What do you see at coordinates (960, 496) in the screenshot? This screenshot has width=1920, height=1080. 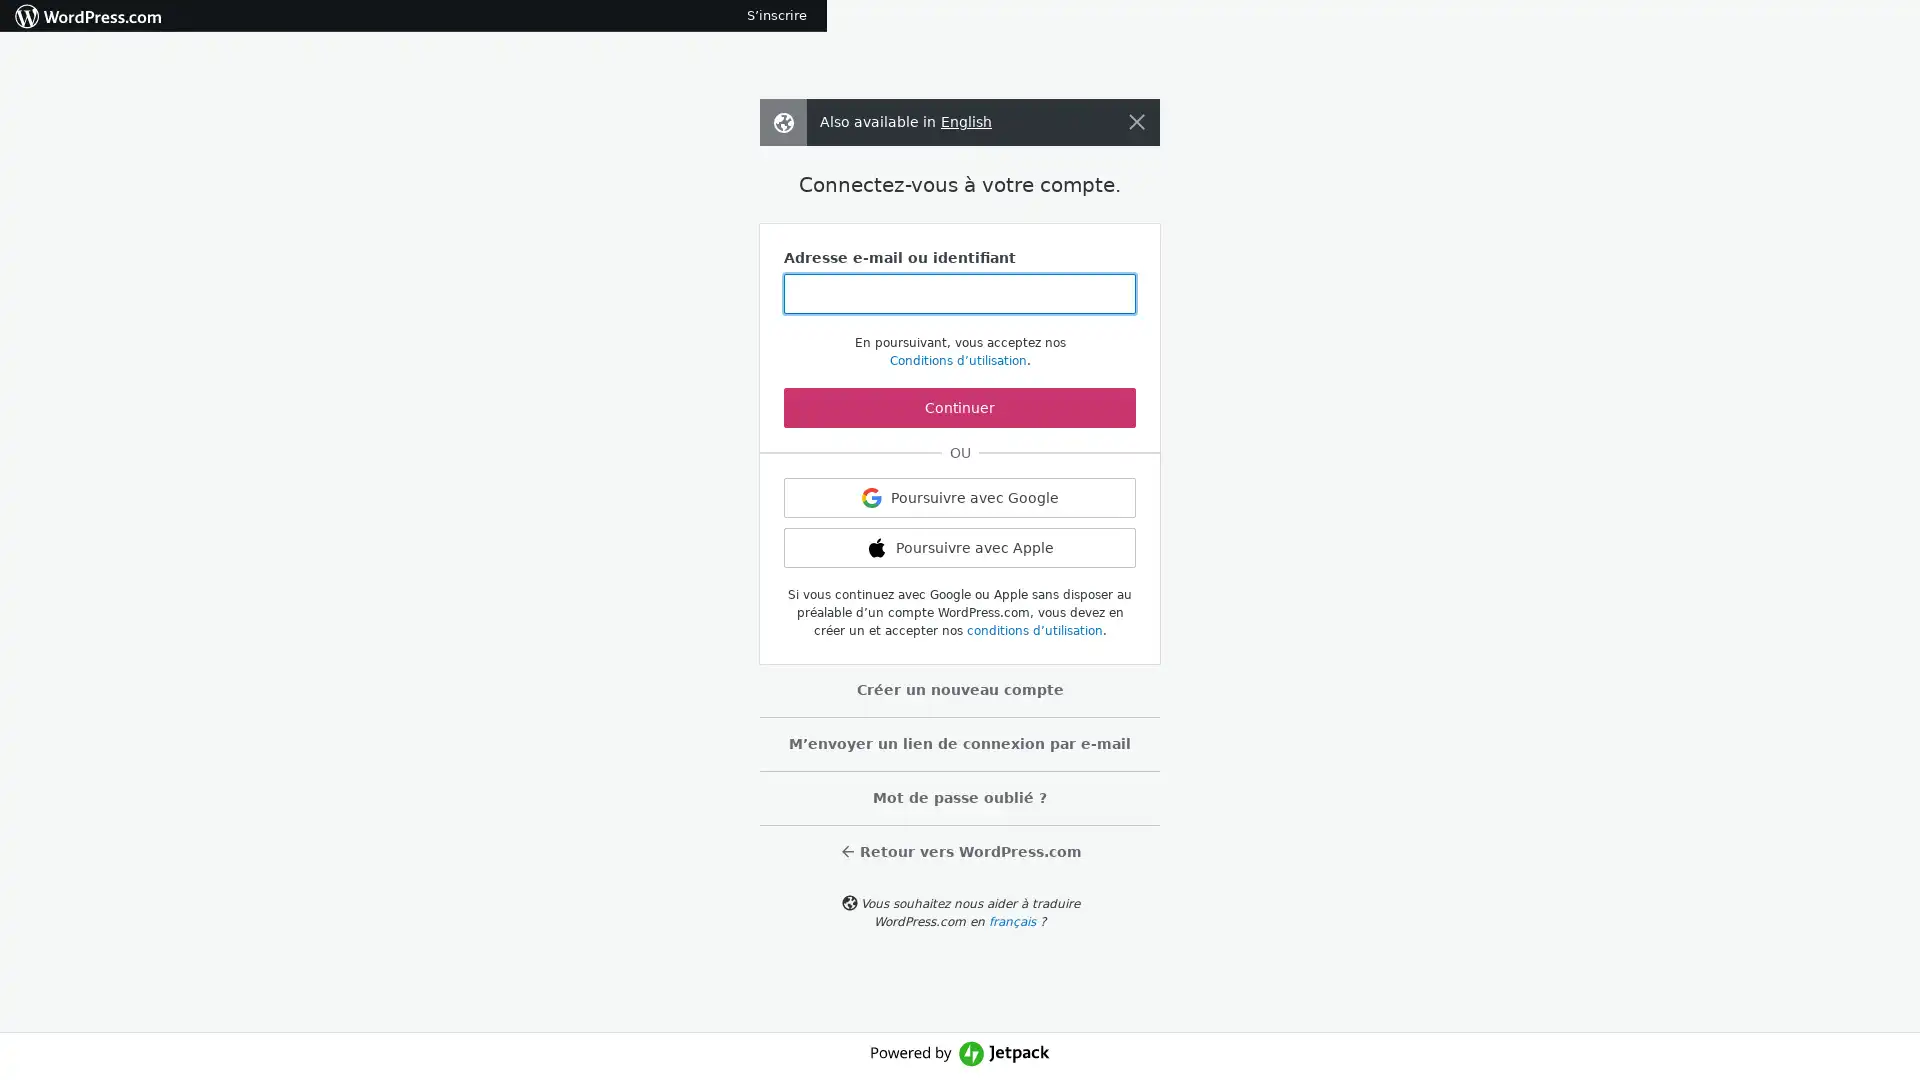 I see `Poursuivre avec Google` at bounding box center [960, 496].